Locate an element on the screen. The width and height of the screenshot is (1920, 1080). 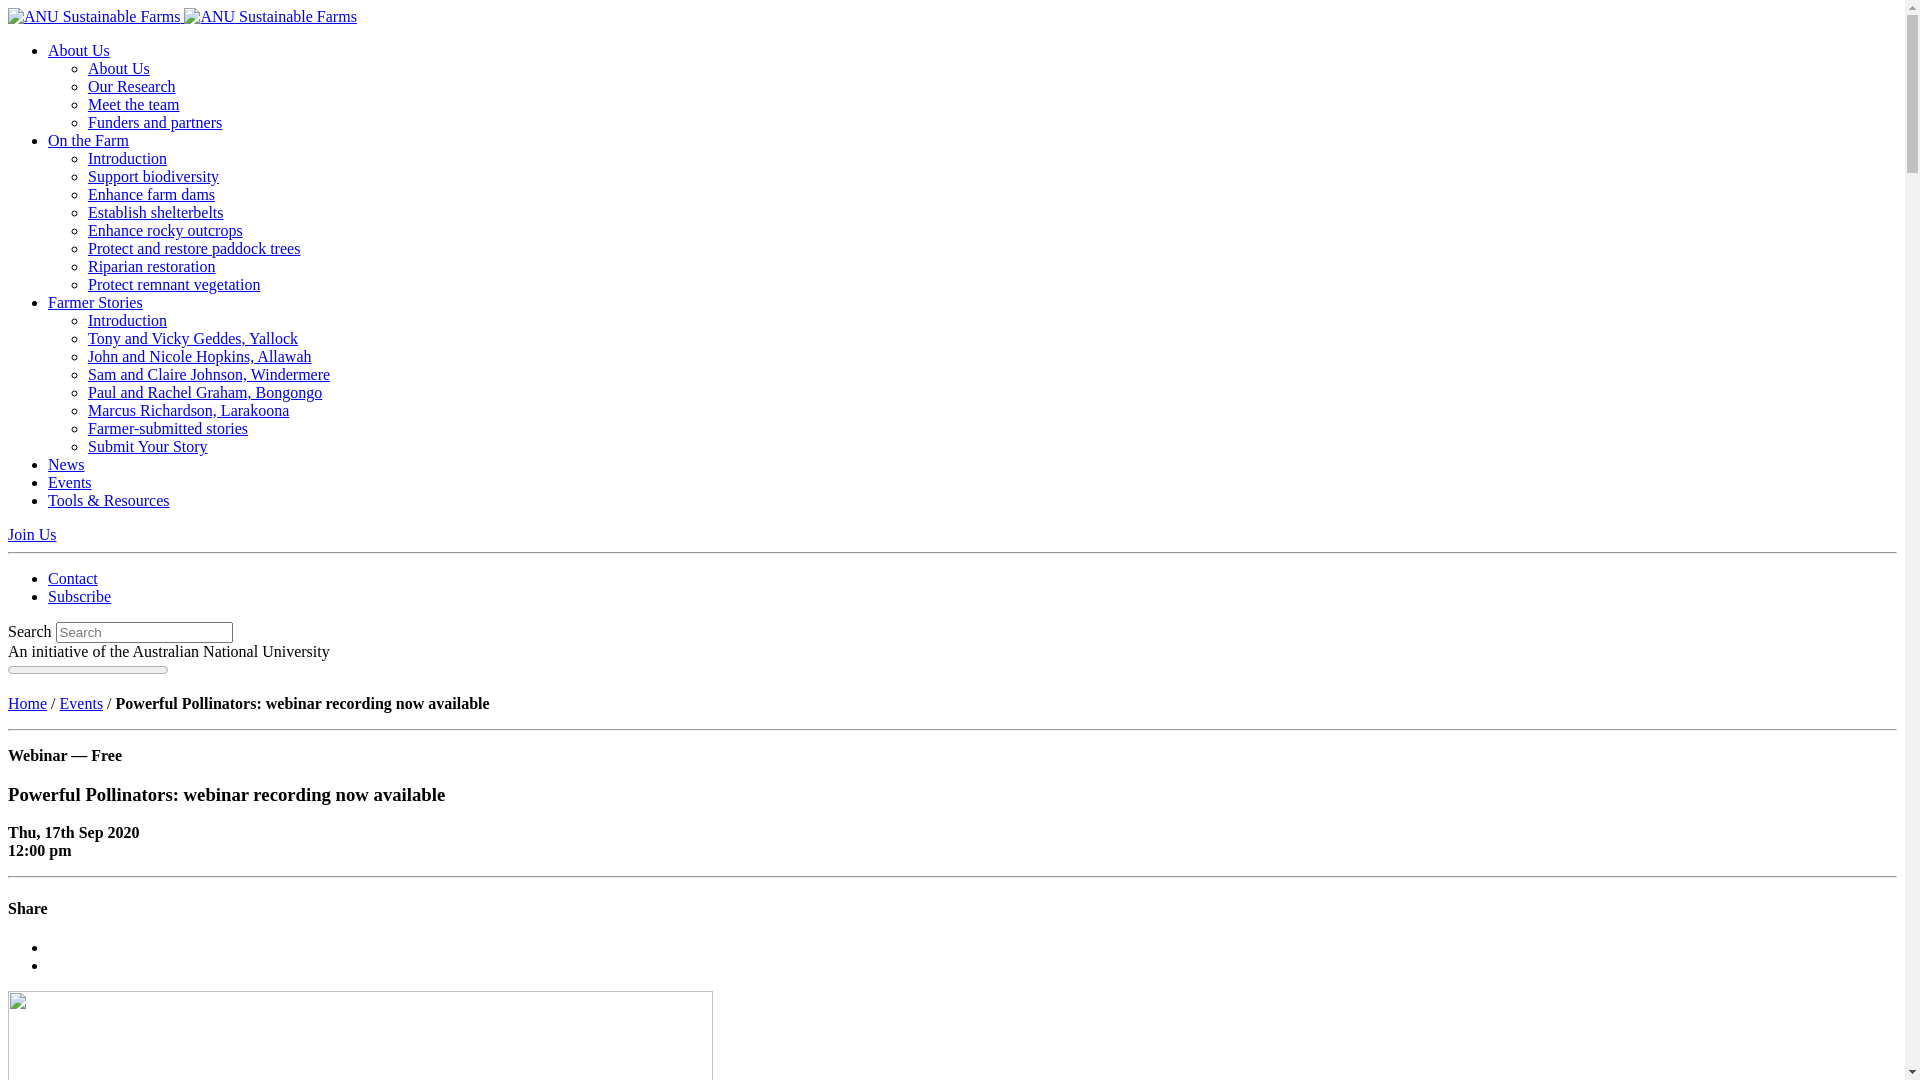
'News' is located at coordinates (66, 464).